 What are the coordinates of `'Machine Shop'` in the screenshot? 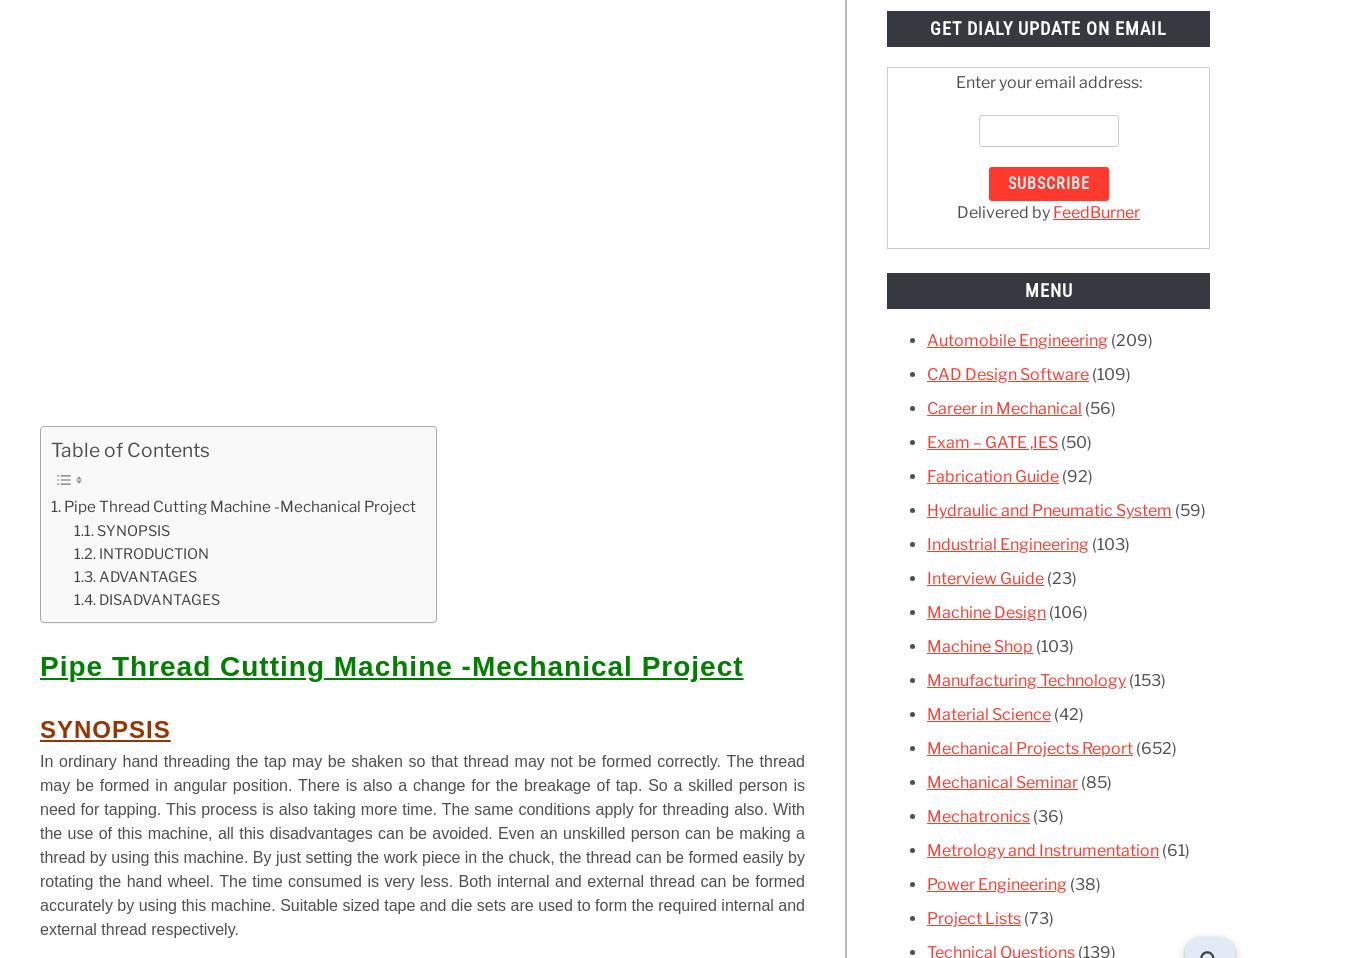 It's located at (979, 644).